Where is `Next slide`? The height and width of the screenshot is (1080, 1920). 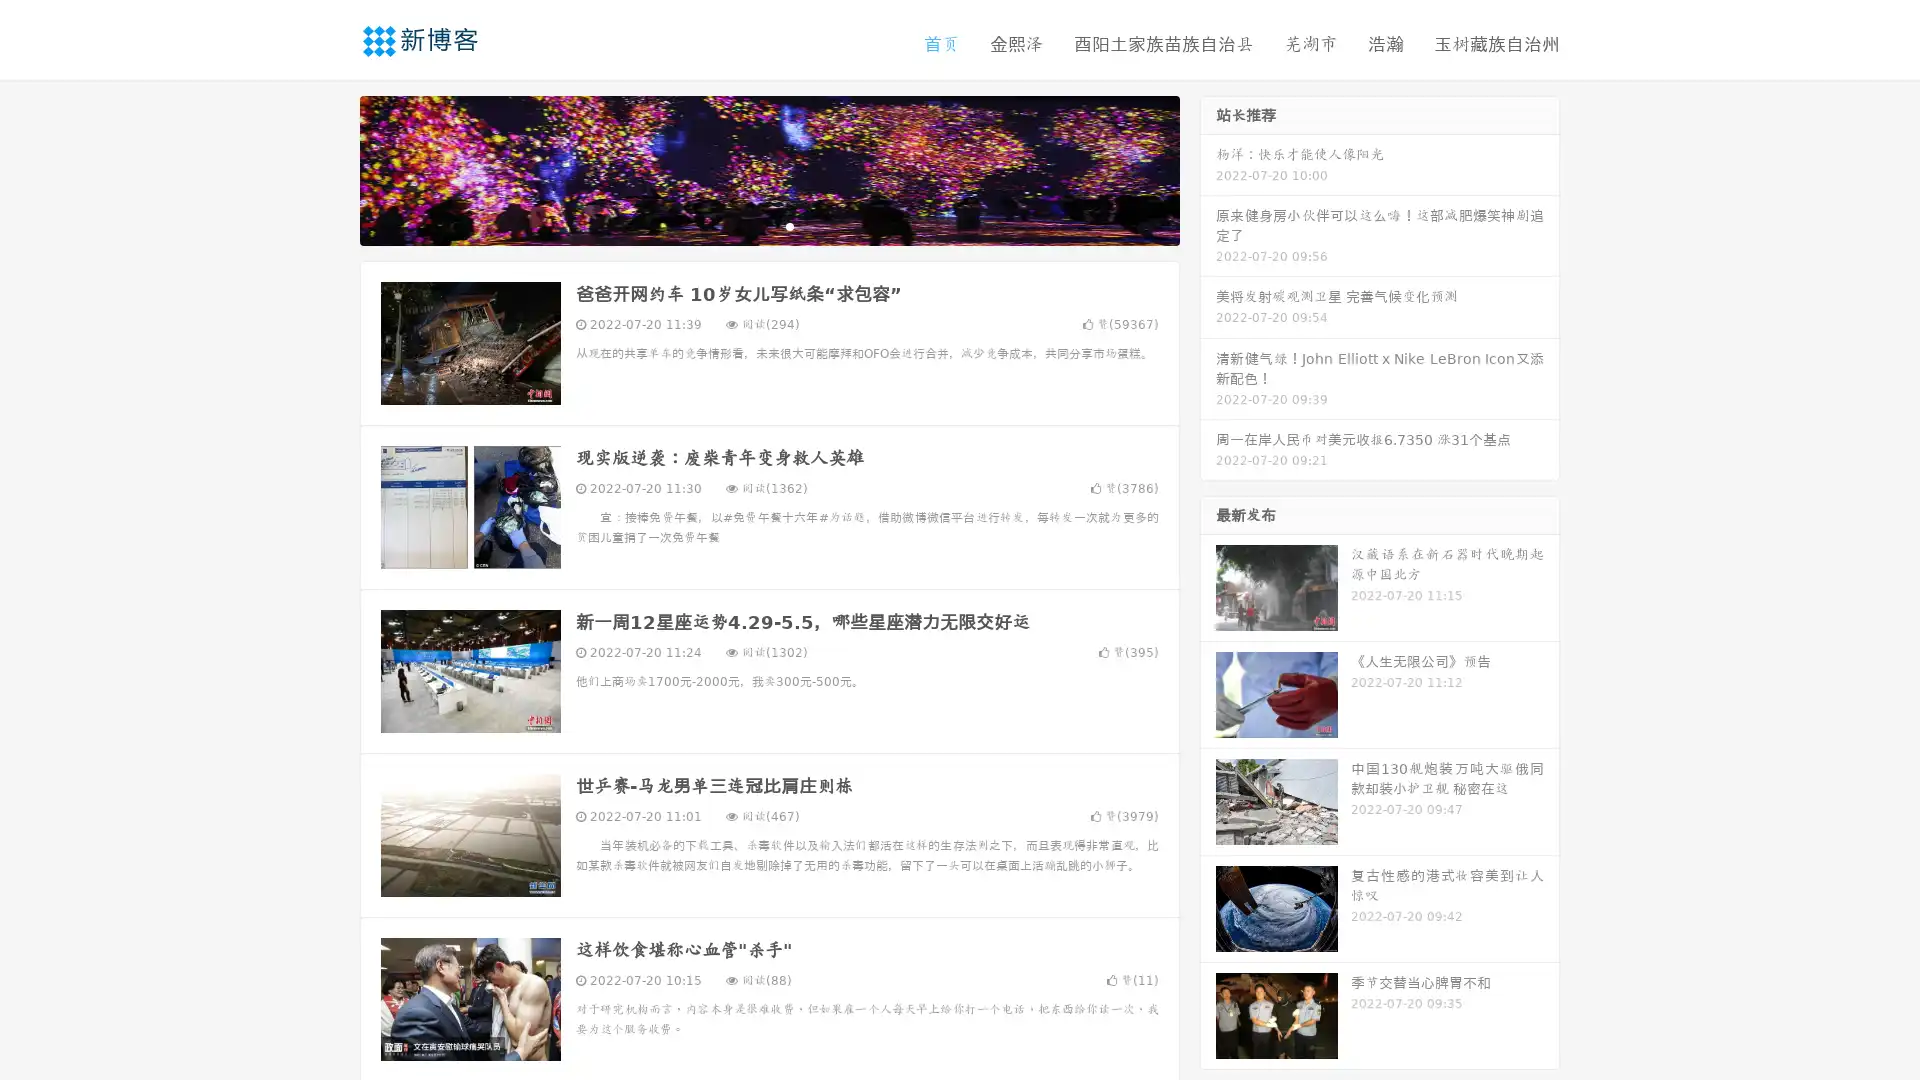
Next slide is located at coordinates (1208, 168).